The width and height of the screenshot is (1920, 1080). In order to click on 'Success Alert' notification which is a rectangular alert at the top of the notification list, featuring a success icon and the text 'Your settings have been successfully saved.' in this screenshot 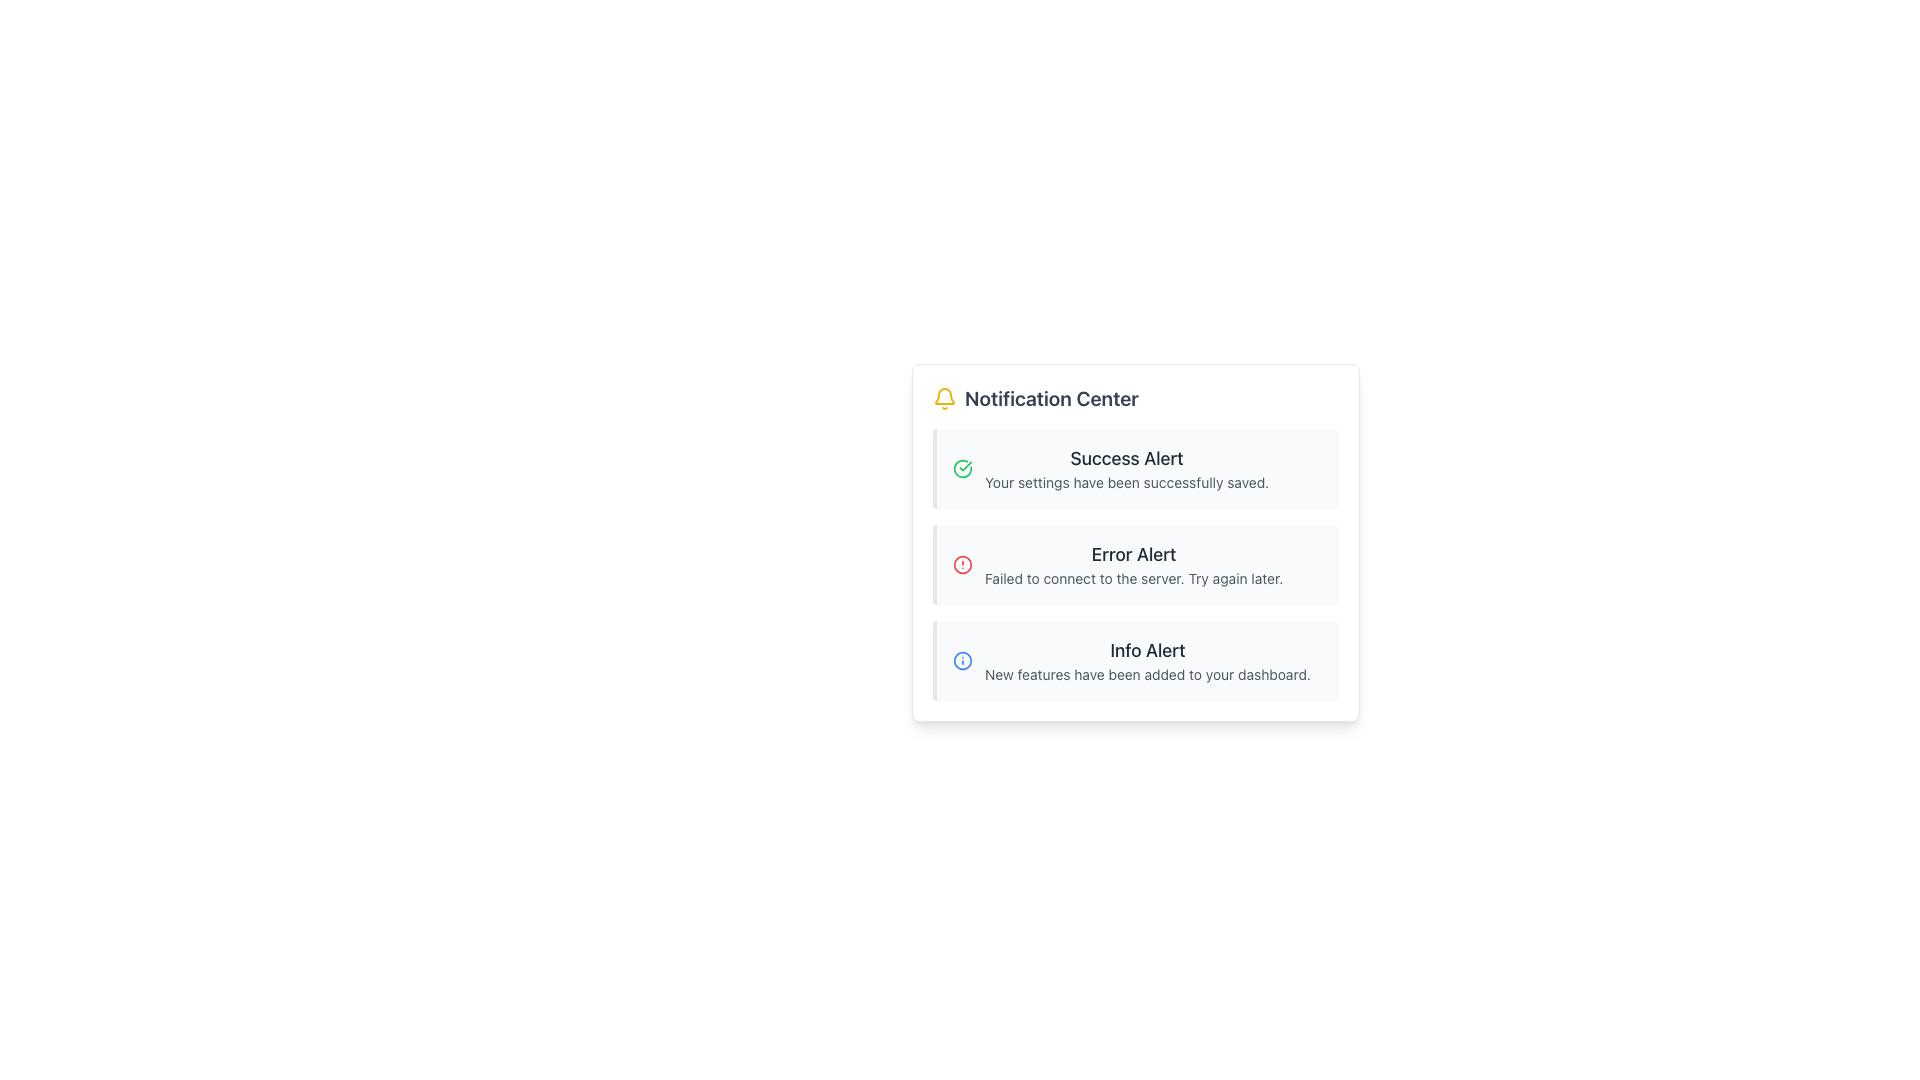, I will do `click(1136, 469)`.